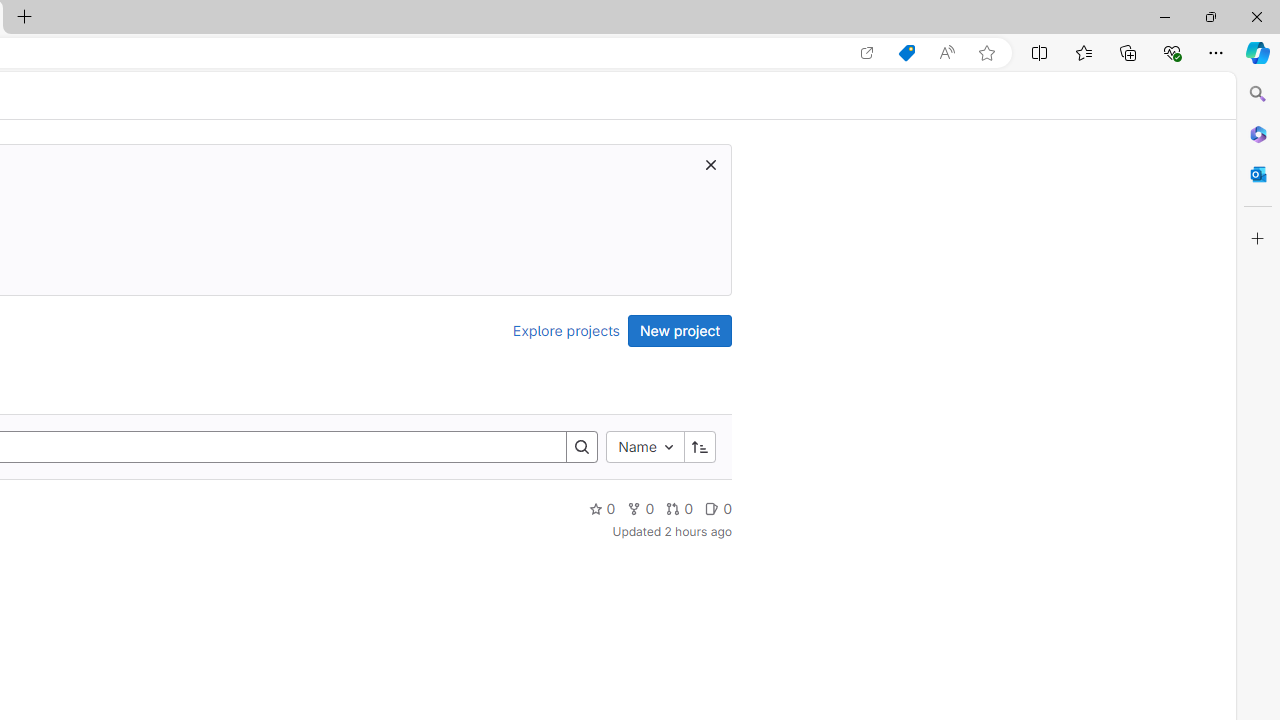  I want to click on 'Explore projects', so click(564, 329).